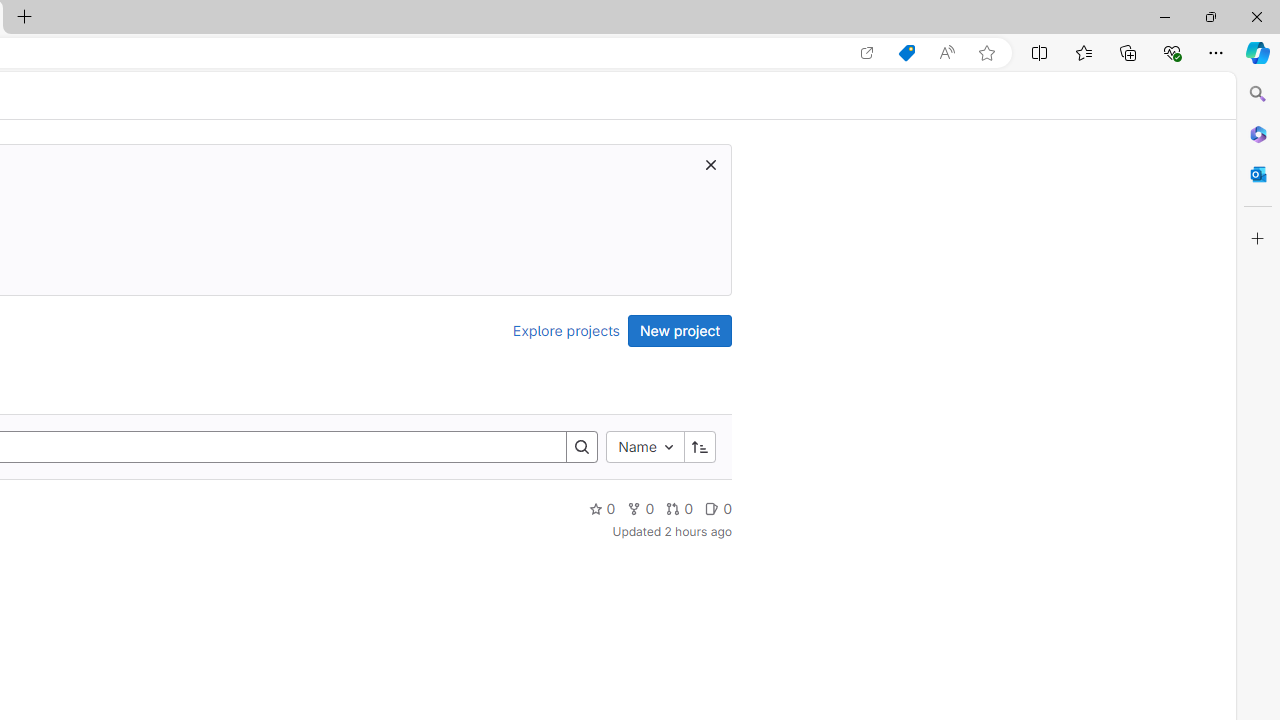  I want to click on 'Explore projects', so click(564, 329).